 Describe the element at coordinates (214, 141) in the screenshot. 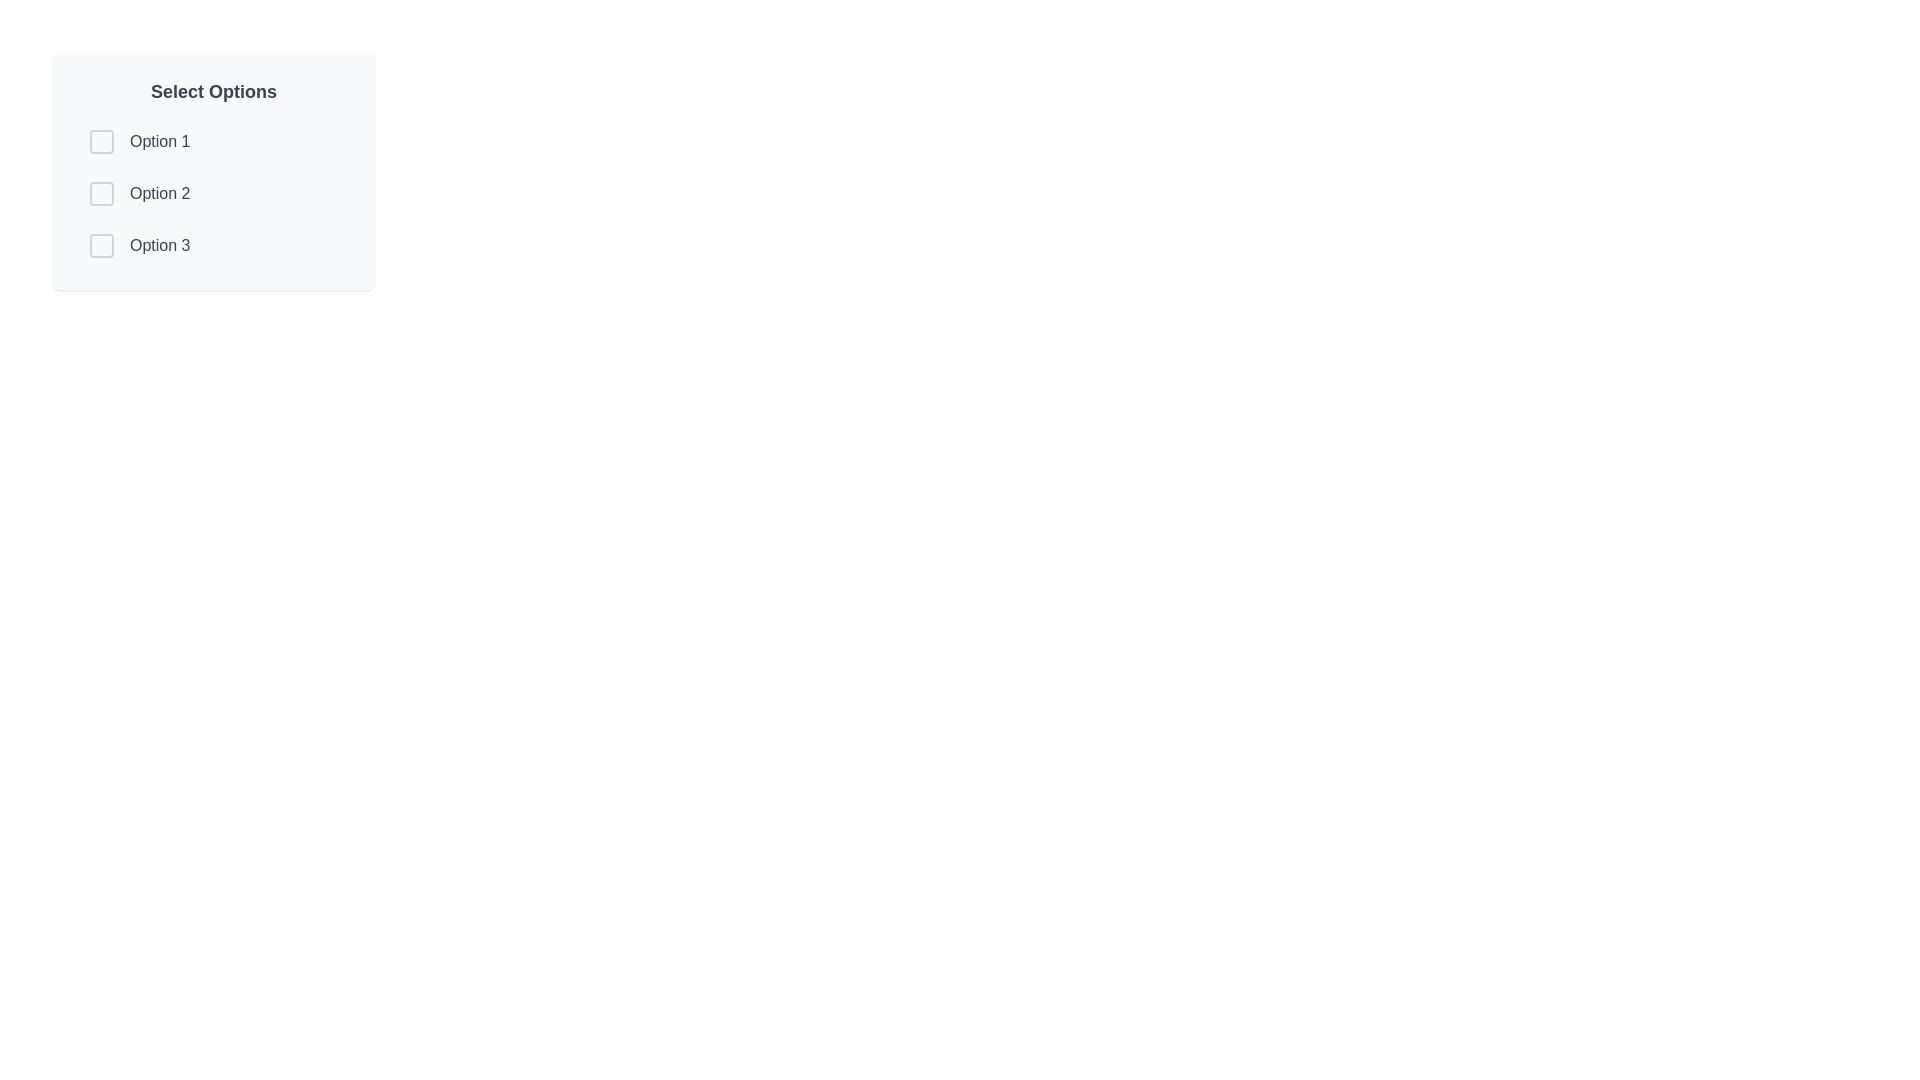

I see `the checkbox labeled 'Option 1'` at that location.